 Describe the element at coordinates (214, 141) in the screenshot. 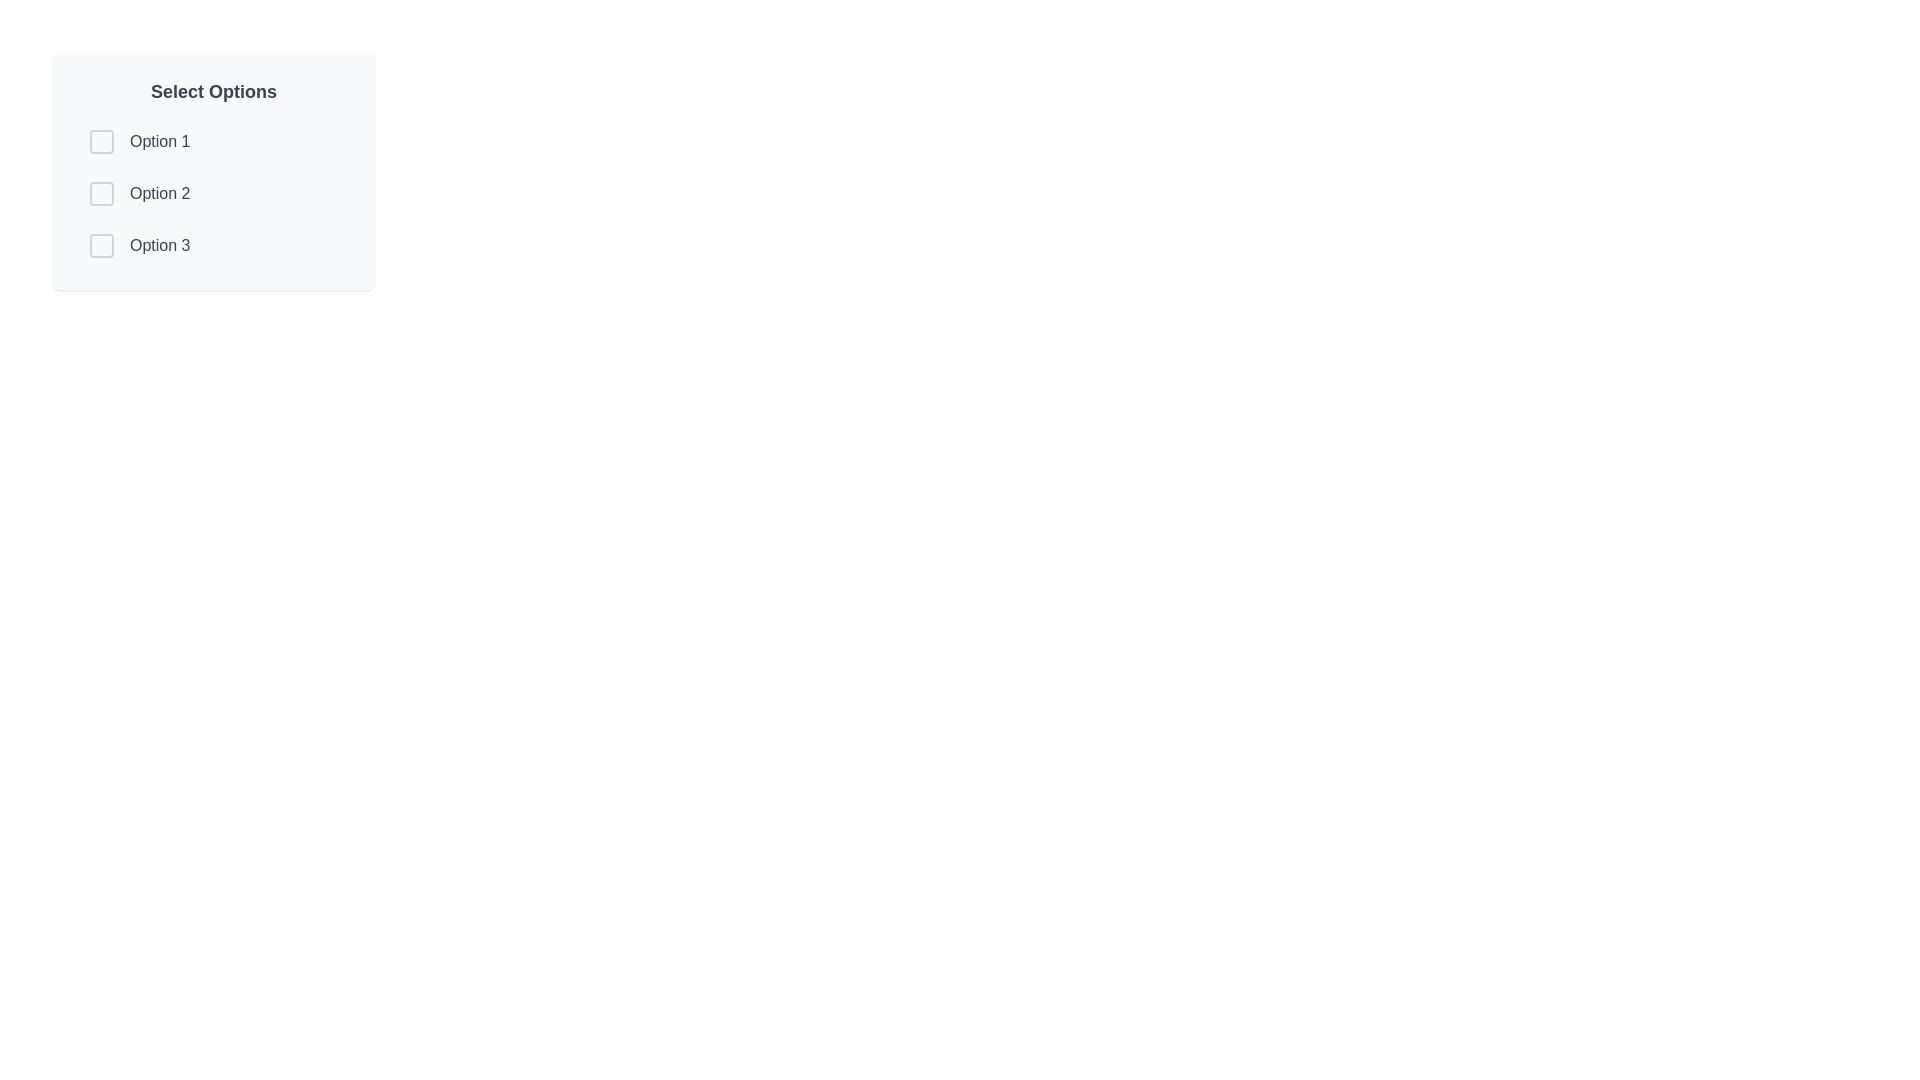

I see `the checkbox labeled 'Option 1'` at that location.